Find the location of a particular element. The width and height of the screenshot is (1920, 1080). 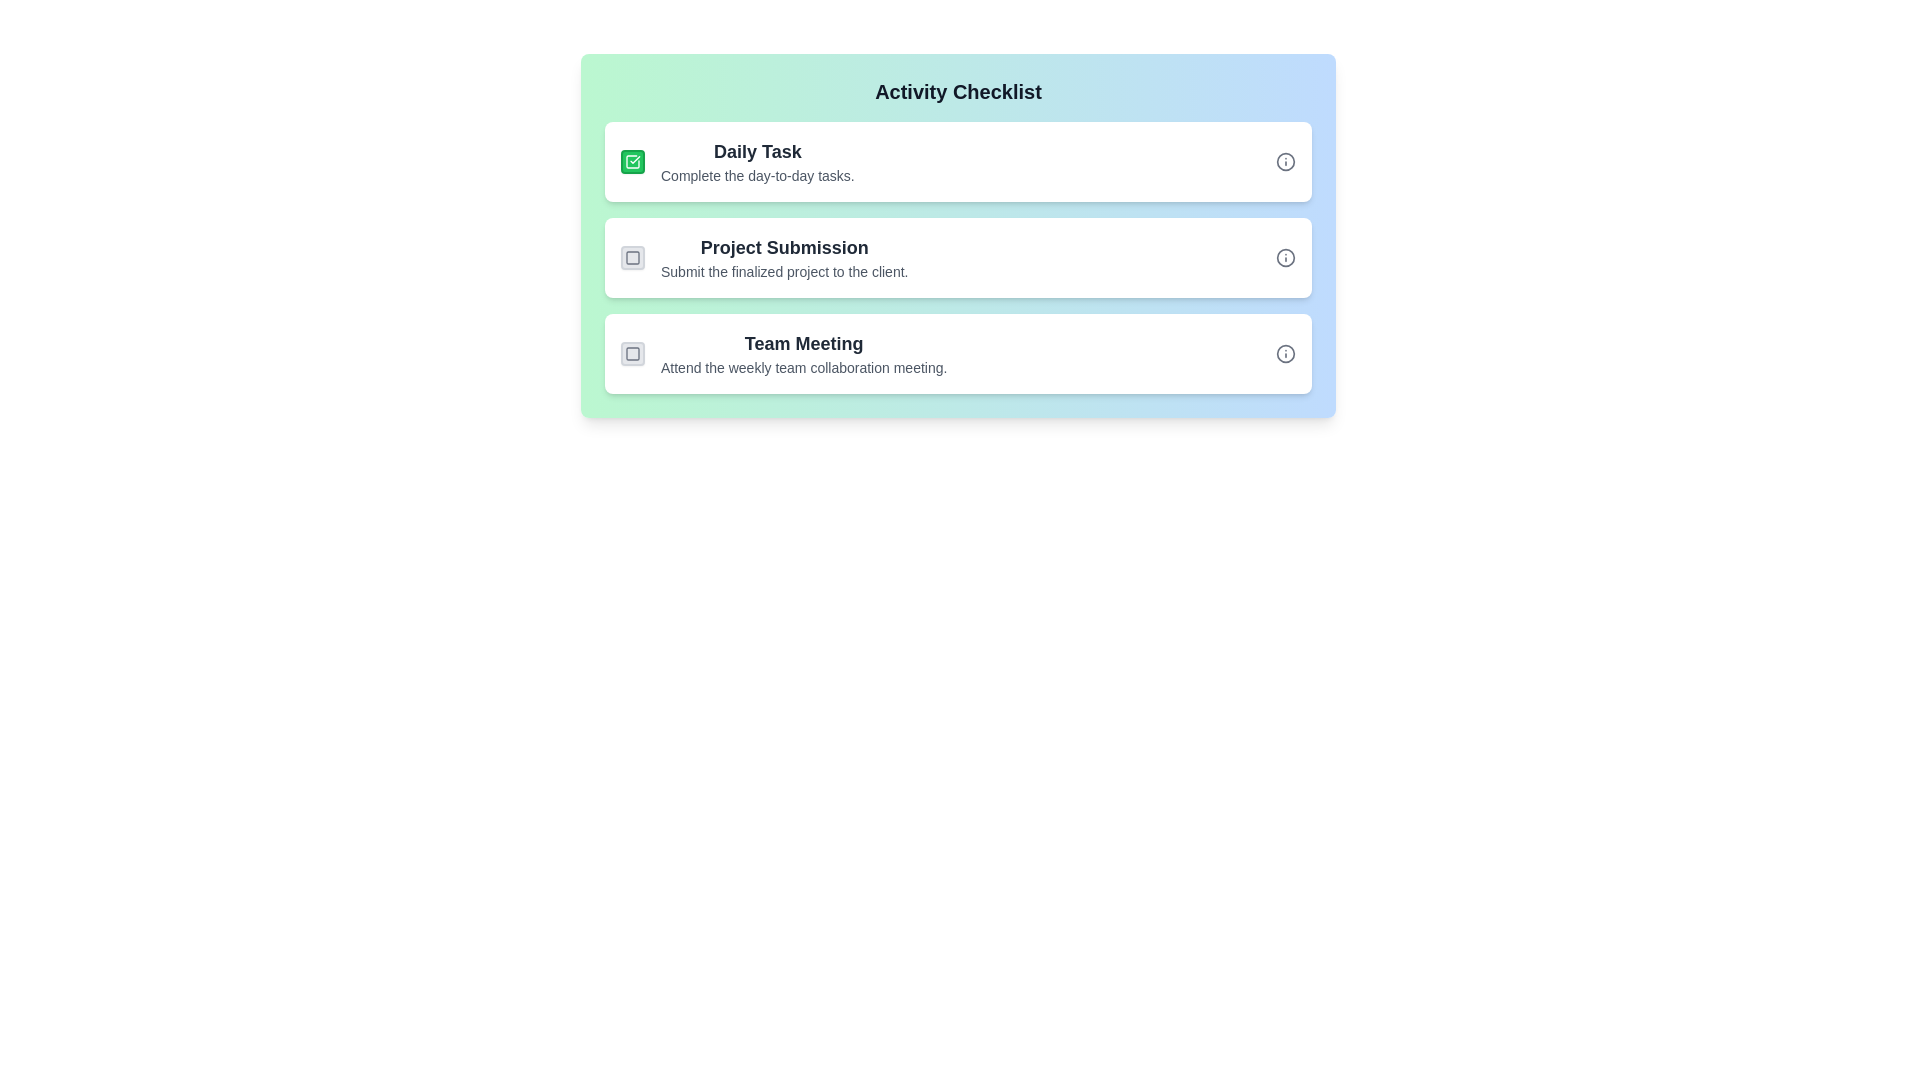

the header or title text of the first task card in the activity checklist interface, which serves to identify the context of the task is located at coordinates (756, 150).